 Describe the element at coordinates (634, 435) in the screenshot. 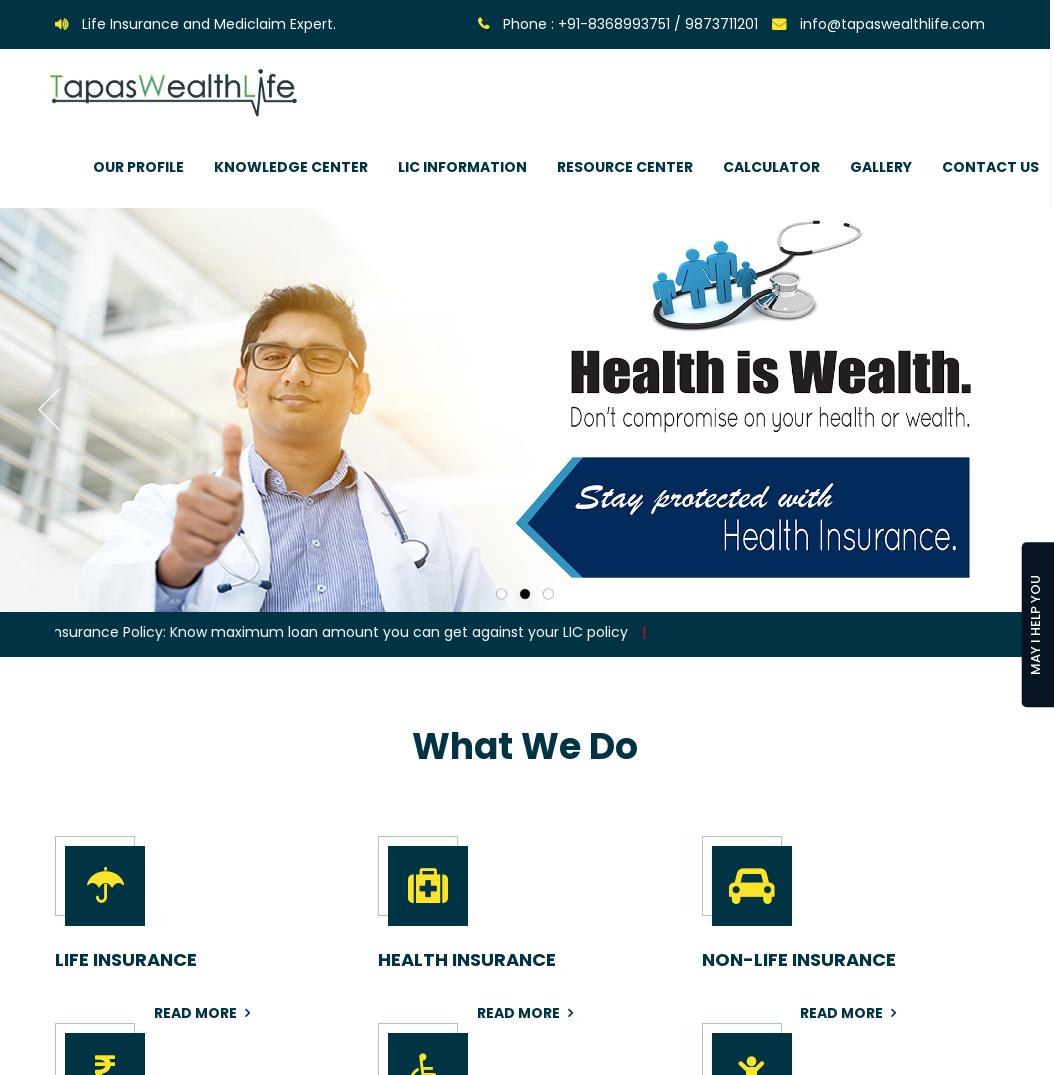

I see `'Important Videos'` at that location.